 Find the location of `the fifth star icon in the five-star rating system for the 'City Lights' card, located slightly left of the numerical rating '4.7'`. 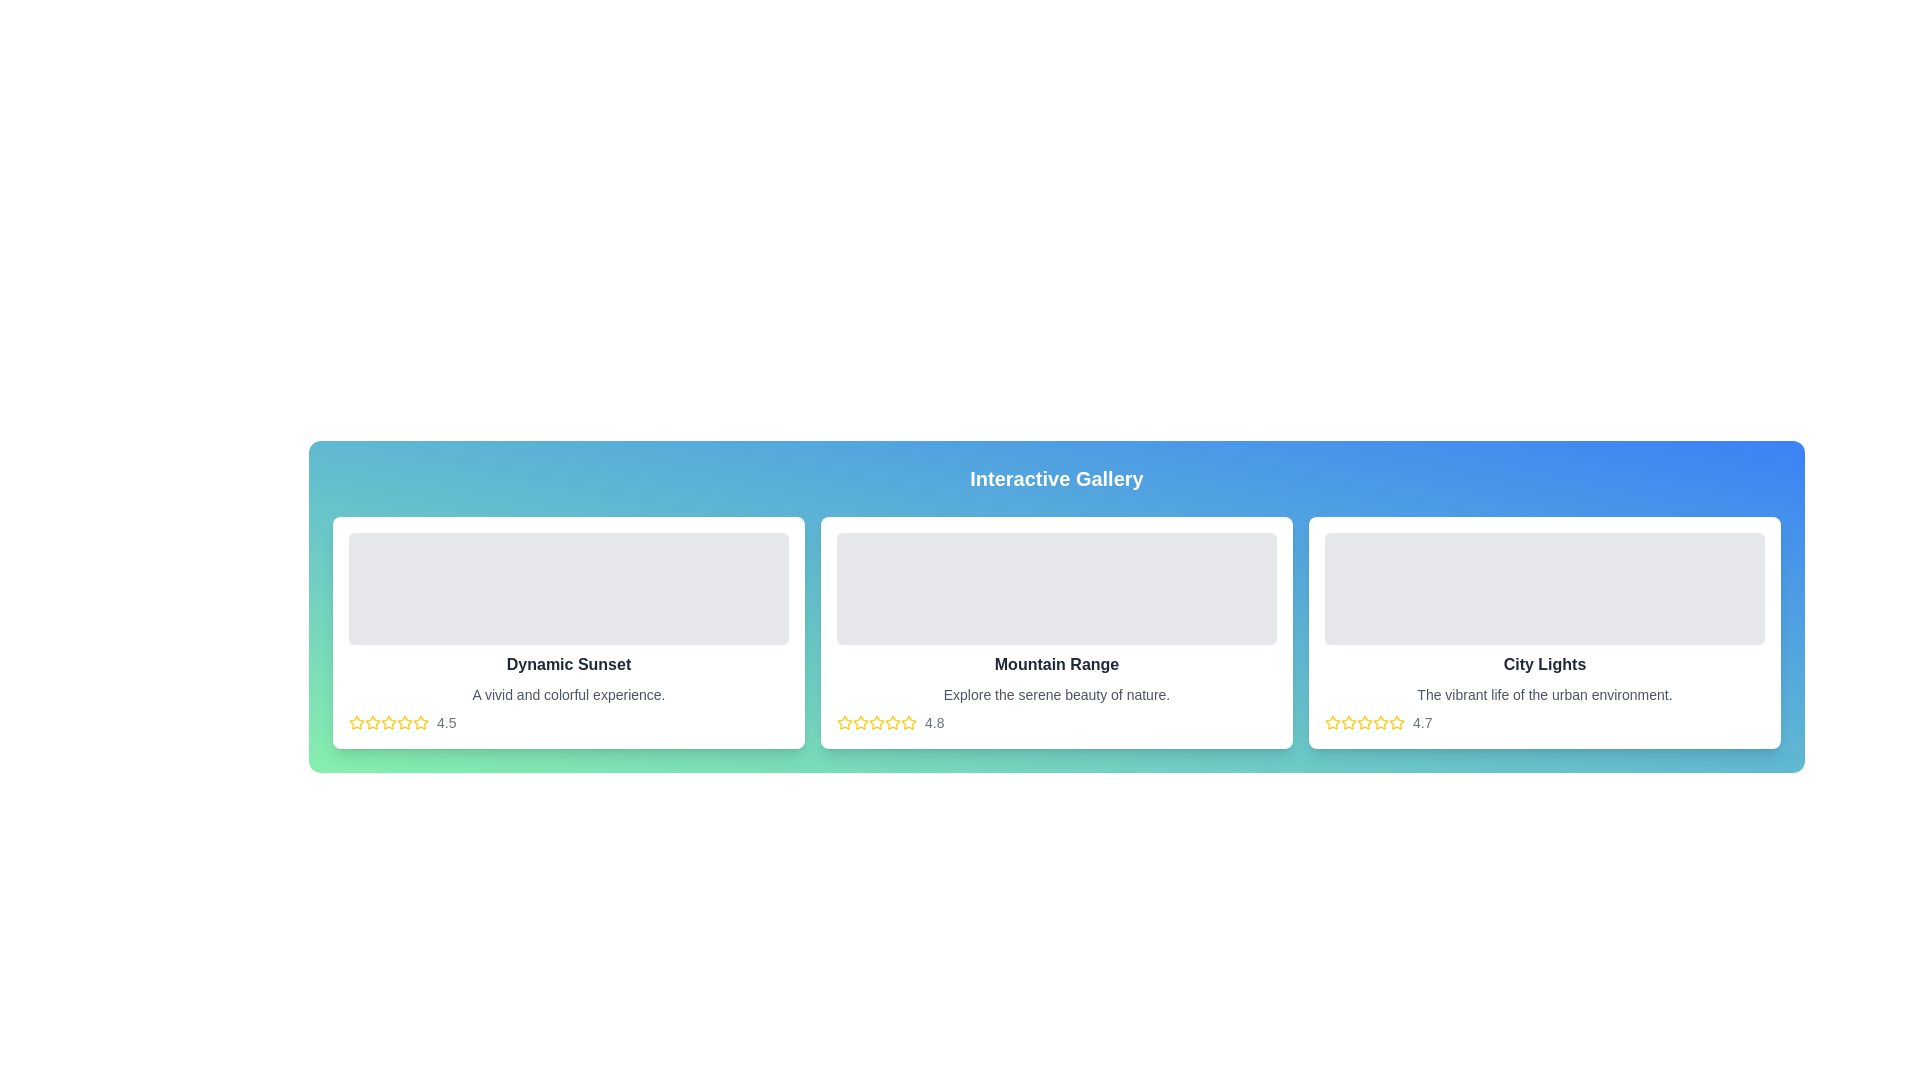

the fifth star icon in the five-star rating system for the 'City Lights' card, located slightly left of the numerical rating '4.7' is located at coordinates (1395, 722).